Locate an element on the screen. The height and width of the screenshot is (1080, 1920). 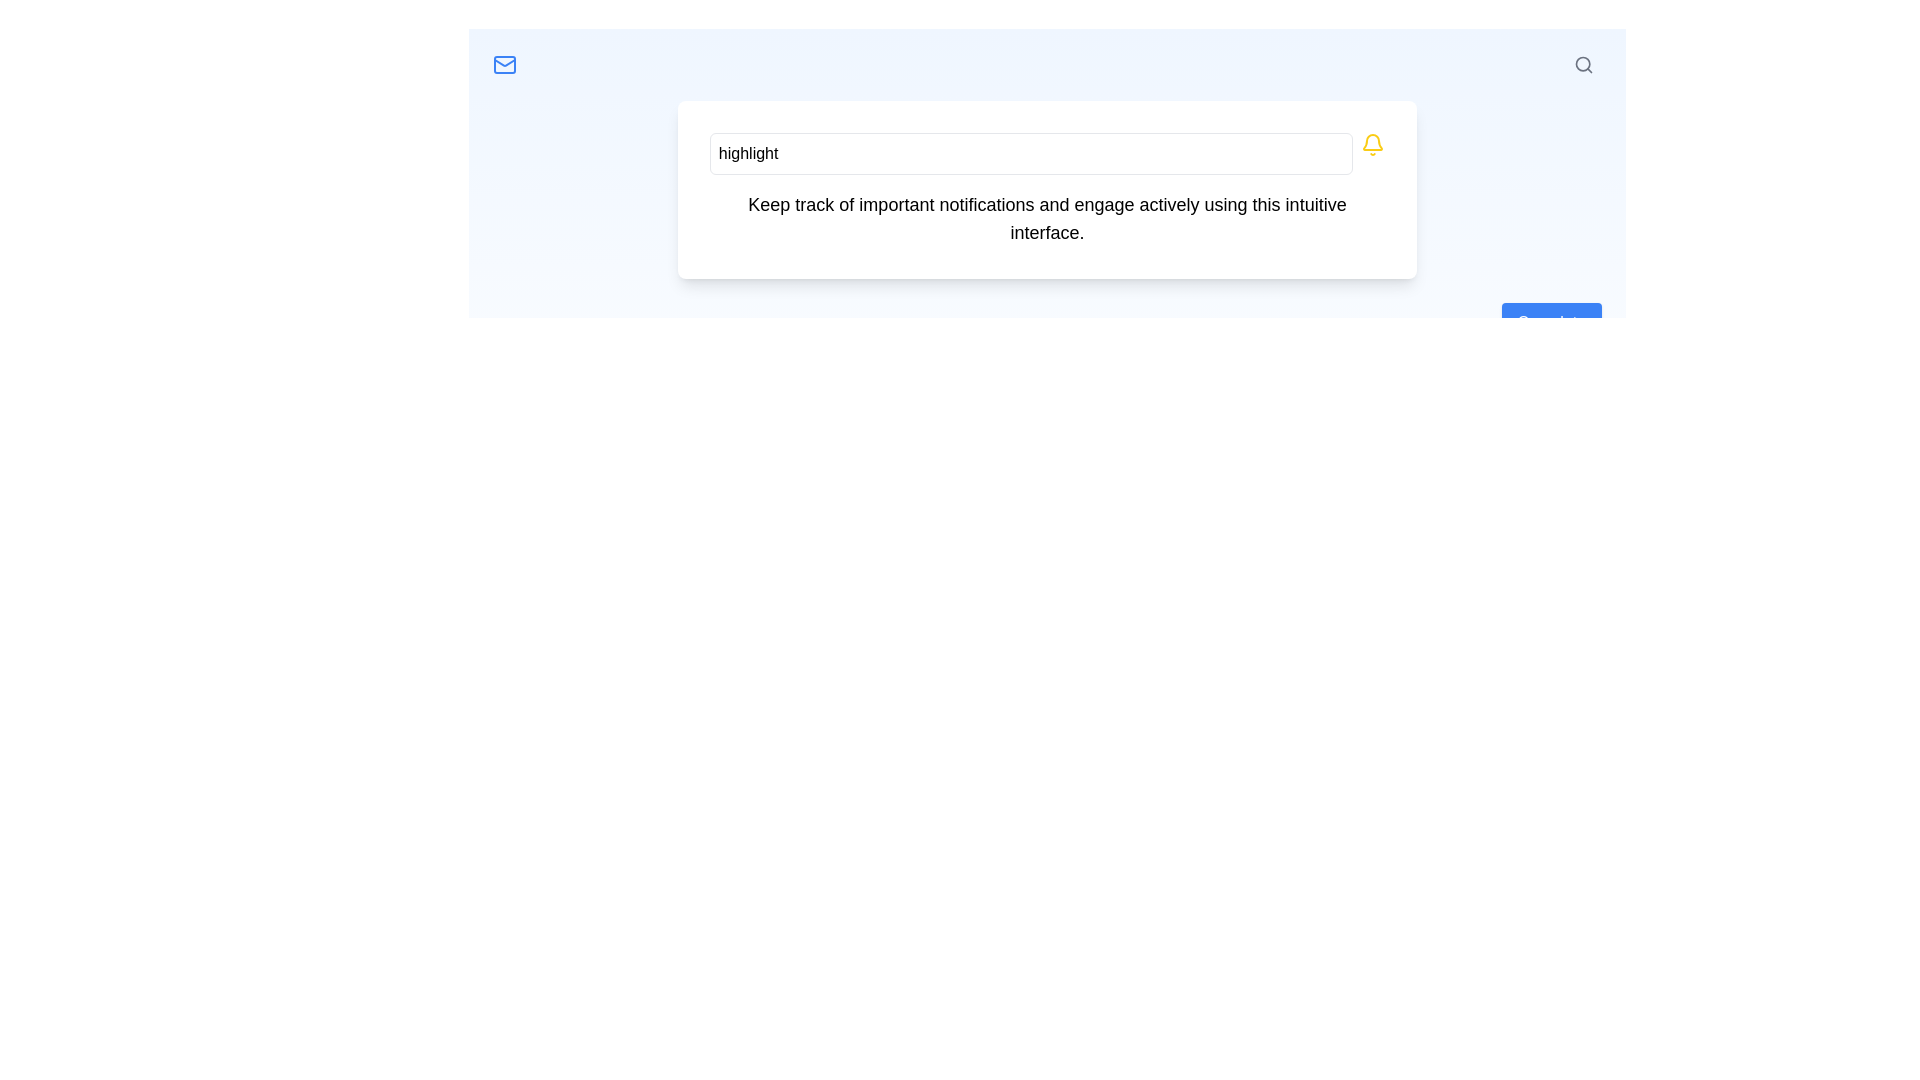
the informational text block located below the text input field with the placeholder 'Enter text is located at coordinates (1046, 219).